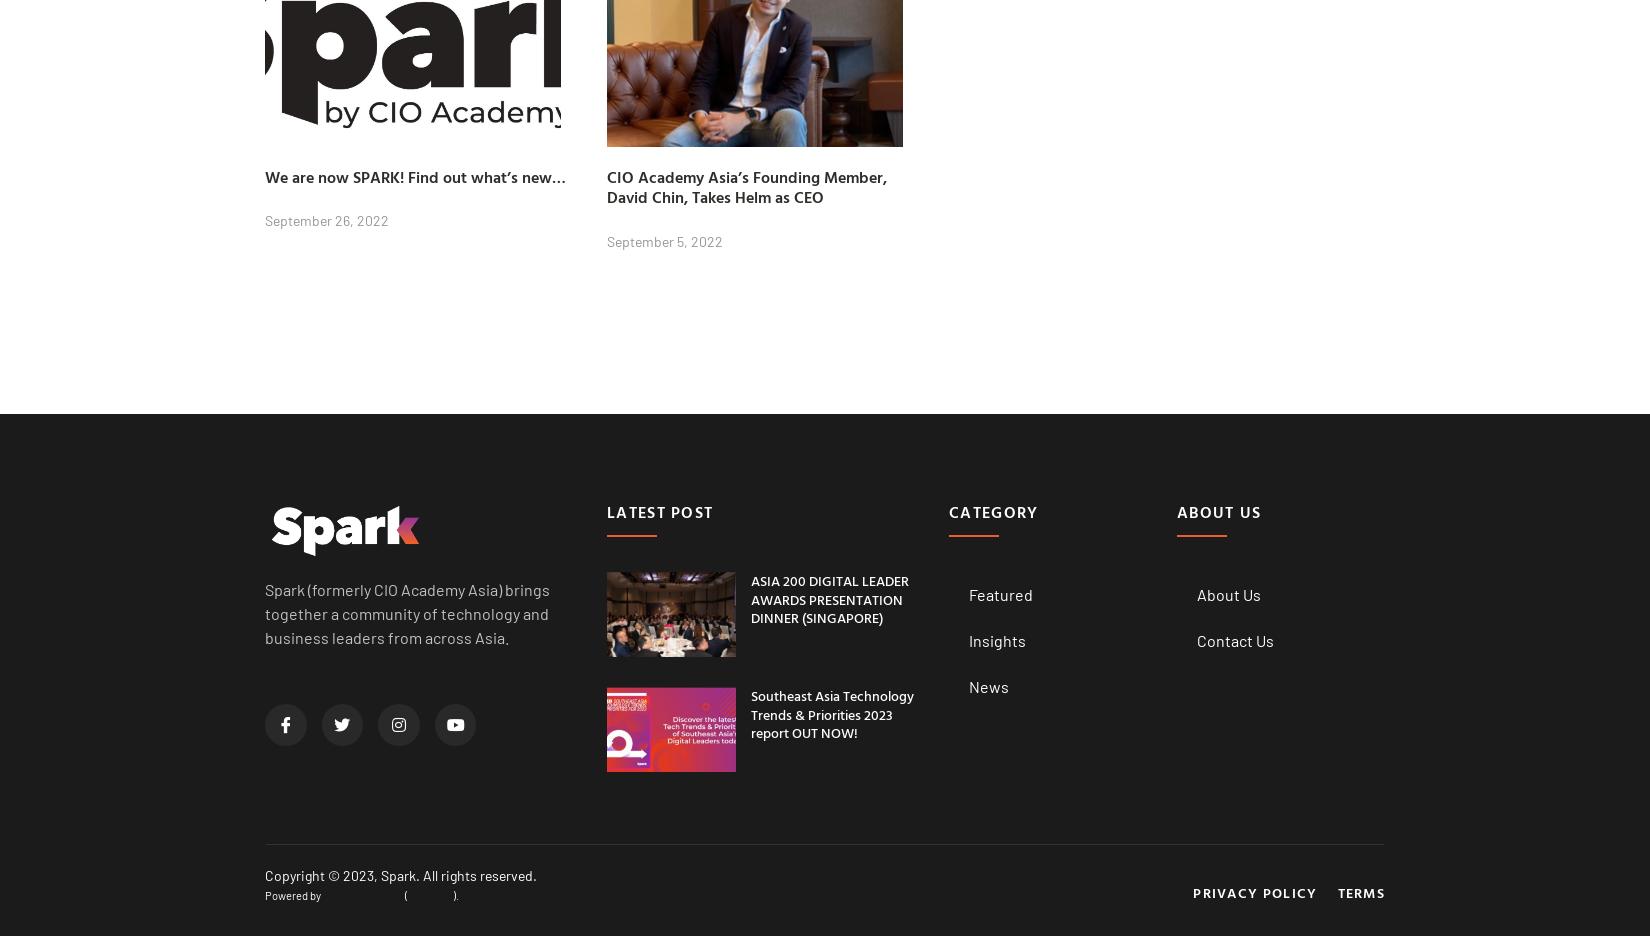 The image size is (1650, 936). Describe the element at coordinates (414, 174) in the screenshot. I see `'We are now SPARK! Find out what’s new…'` at that location.